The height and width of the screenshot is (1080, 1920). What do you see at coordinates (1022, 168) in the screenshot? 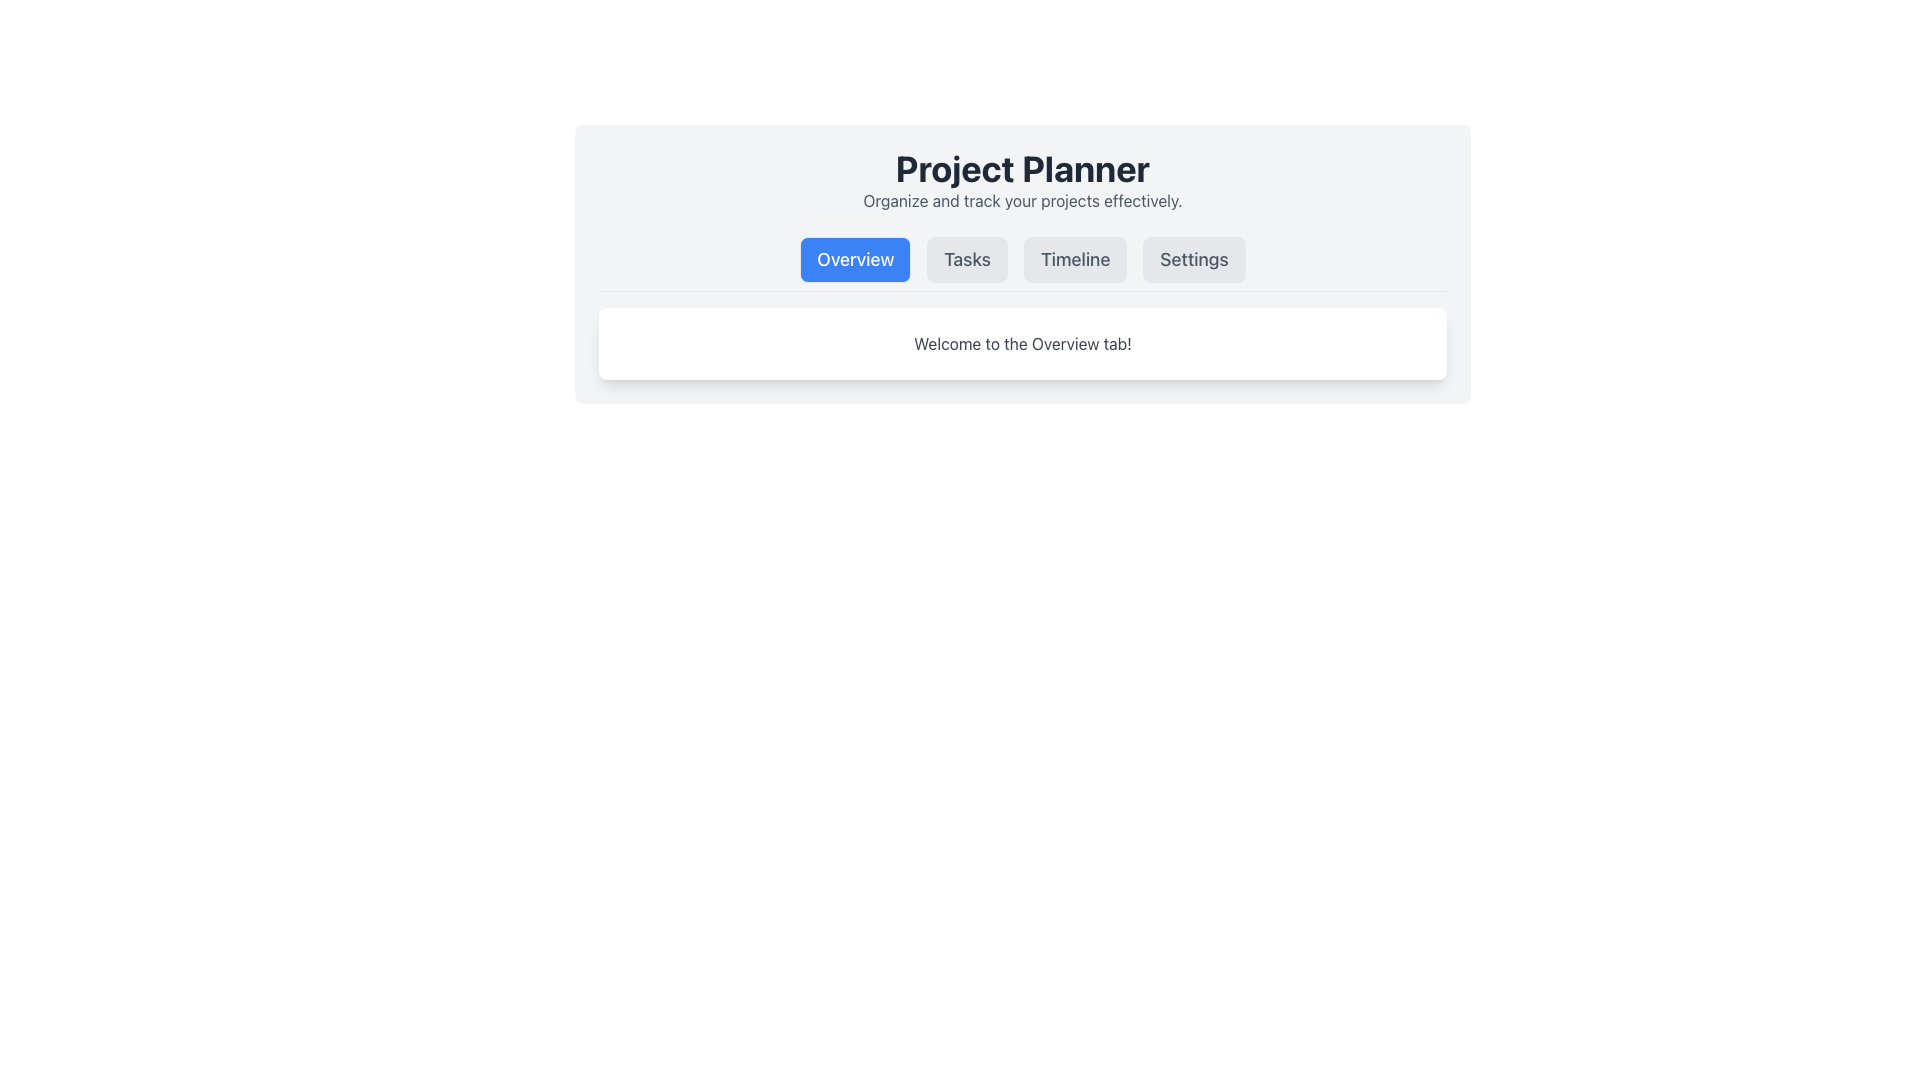
I see `the 'Project Planner' text label, which serves as the title or header for the webpage or section, prominently displayed above the line 'Organize and track your projects effectively.'` at bounding box center [1022, 168].